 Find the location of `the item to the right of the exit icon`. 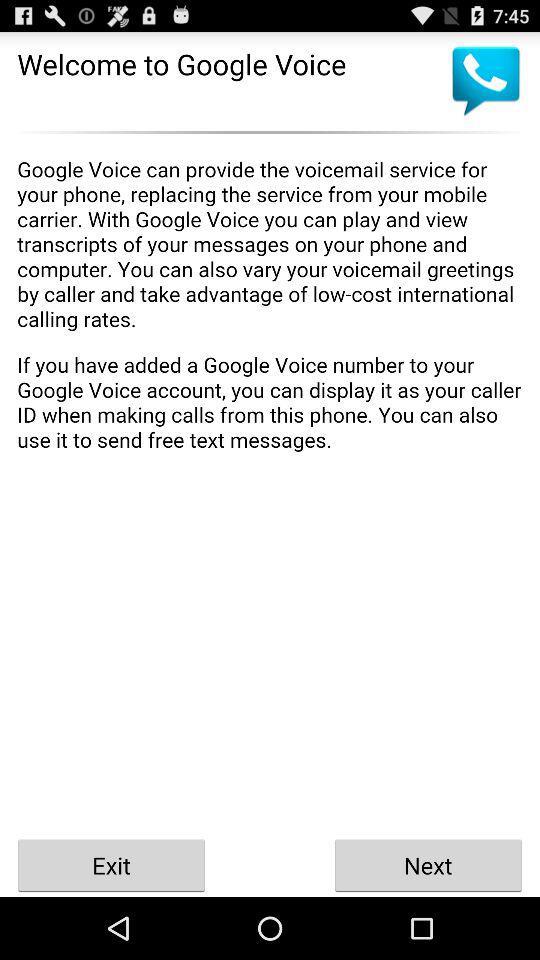

the item to the right of the exit icon is located at coordinates (427, 864).